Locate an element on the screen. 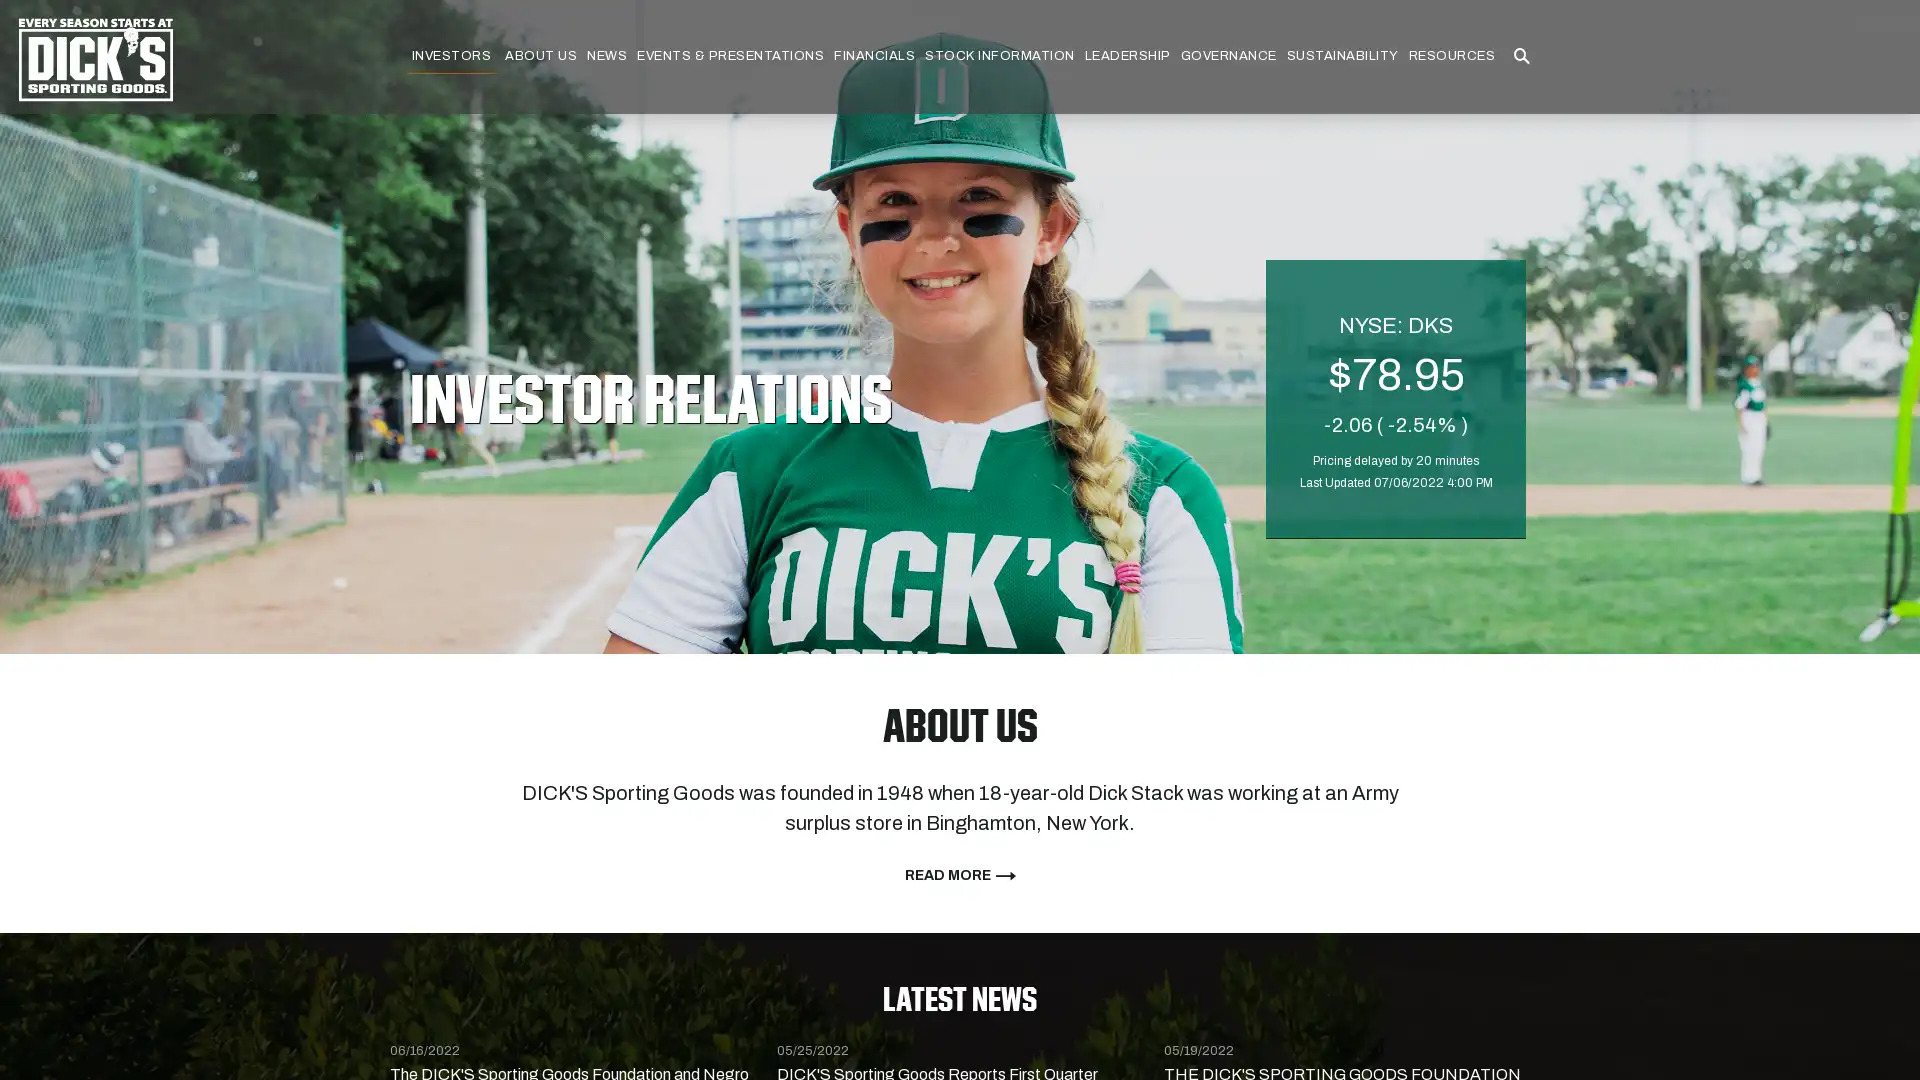  toggle search is located at coordinates (1520, 56).